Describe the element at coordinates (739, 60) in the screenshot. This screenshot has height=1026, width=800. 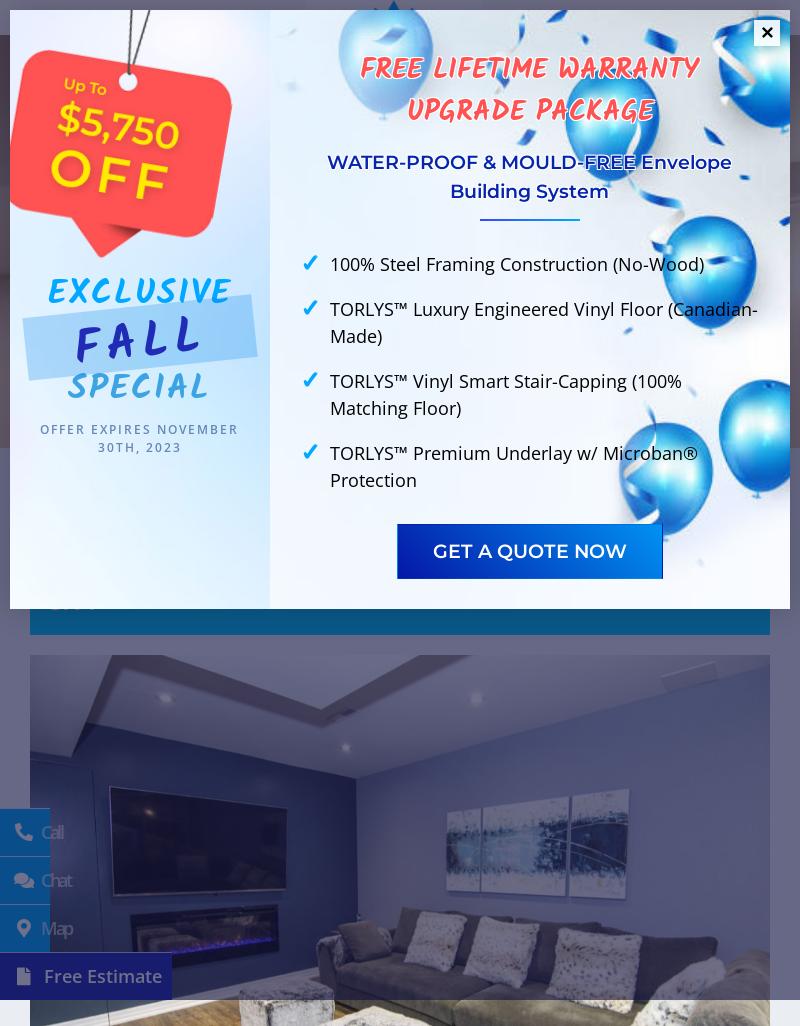
I see `'Menu'` at that location.